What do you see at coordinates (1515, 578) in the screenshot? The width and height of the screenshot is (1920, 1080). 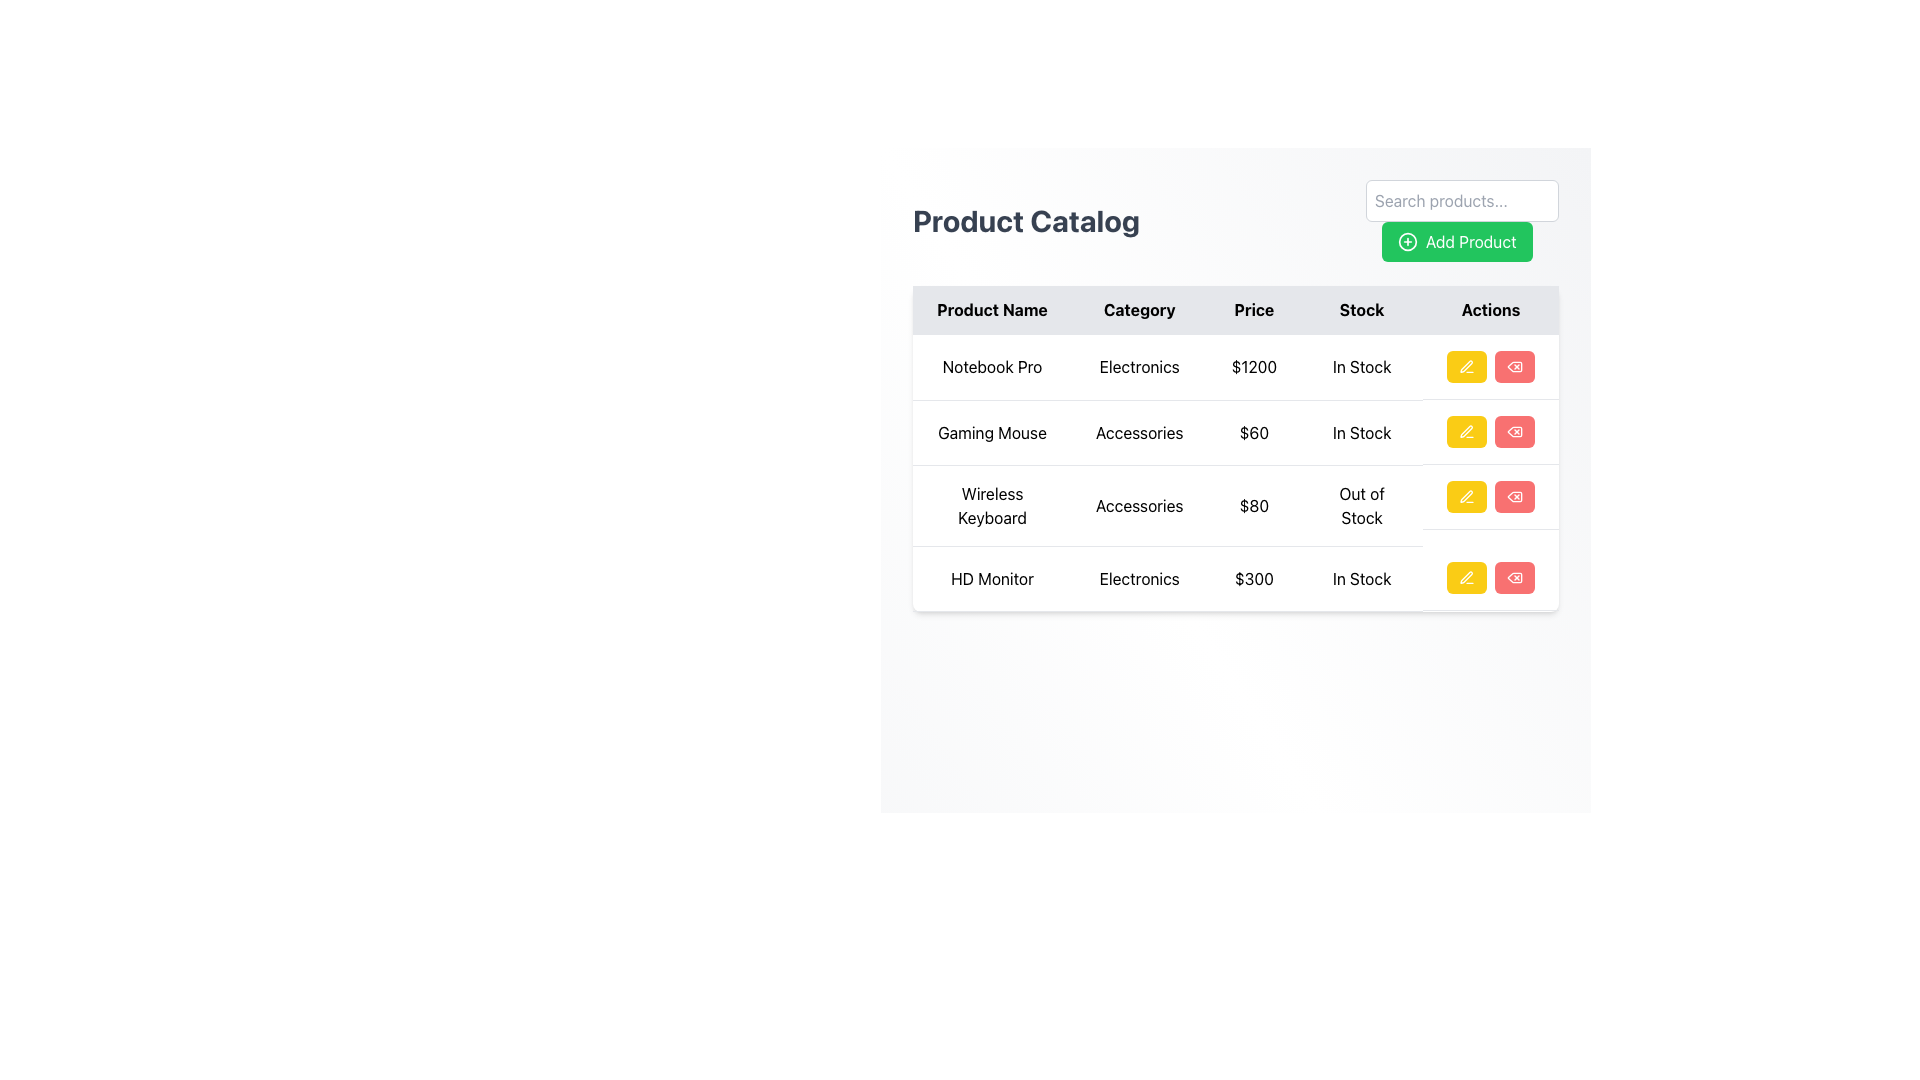 I see `the delete button located in the 'Actions' column of the product catalog table, adjacent to the yellow pencil icon button for the 'HD Monitor' product to initiate deletion` at bounding box center [1515, 578].